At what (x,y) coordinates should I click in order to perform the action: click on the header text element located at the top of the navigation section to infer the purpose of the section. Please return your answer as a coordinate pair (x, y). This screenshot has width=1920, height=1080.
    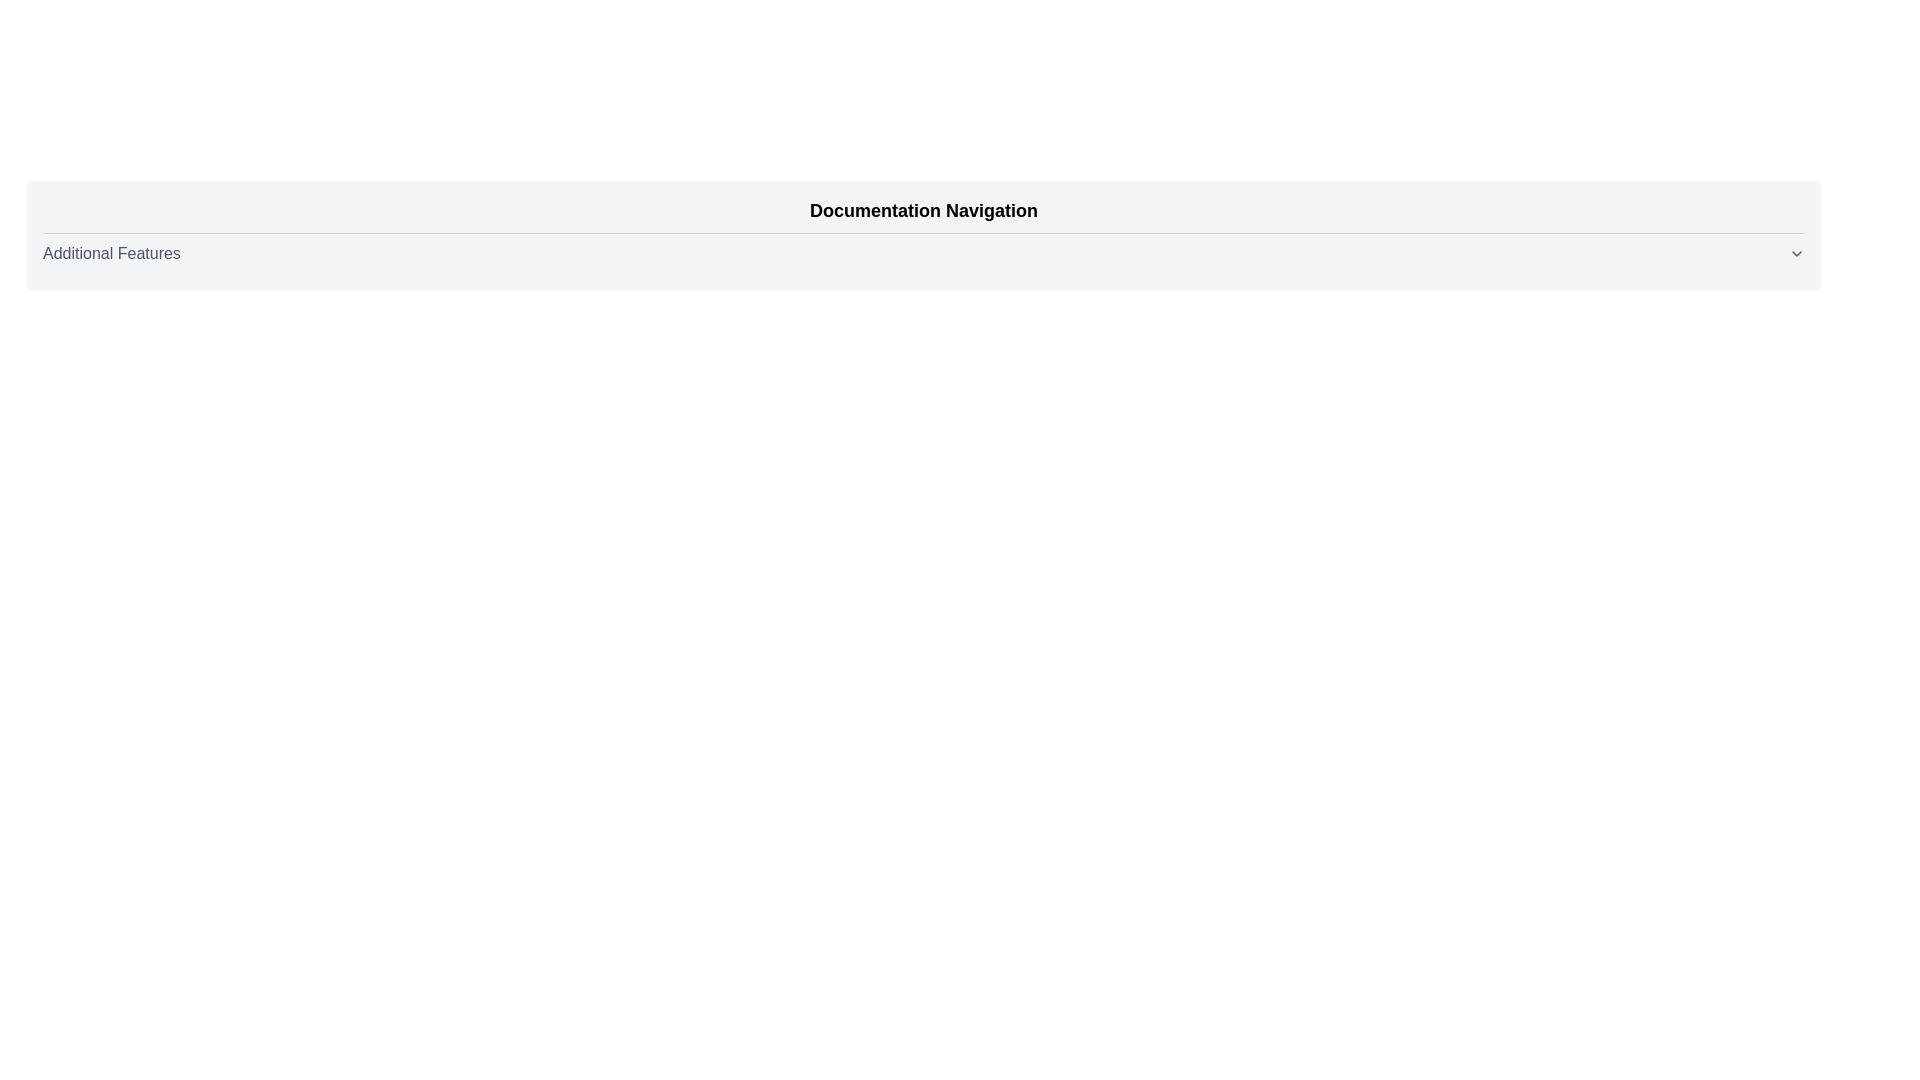
    Looking at the image, I should click on (923, 211).